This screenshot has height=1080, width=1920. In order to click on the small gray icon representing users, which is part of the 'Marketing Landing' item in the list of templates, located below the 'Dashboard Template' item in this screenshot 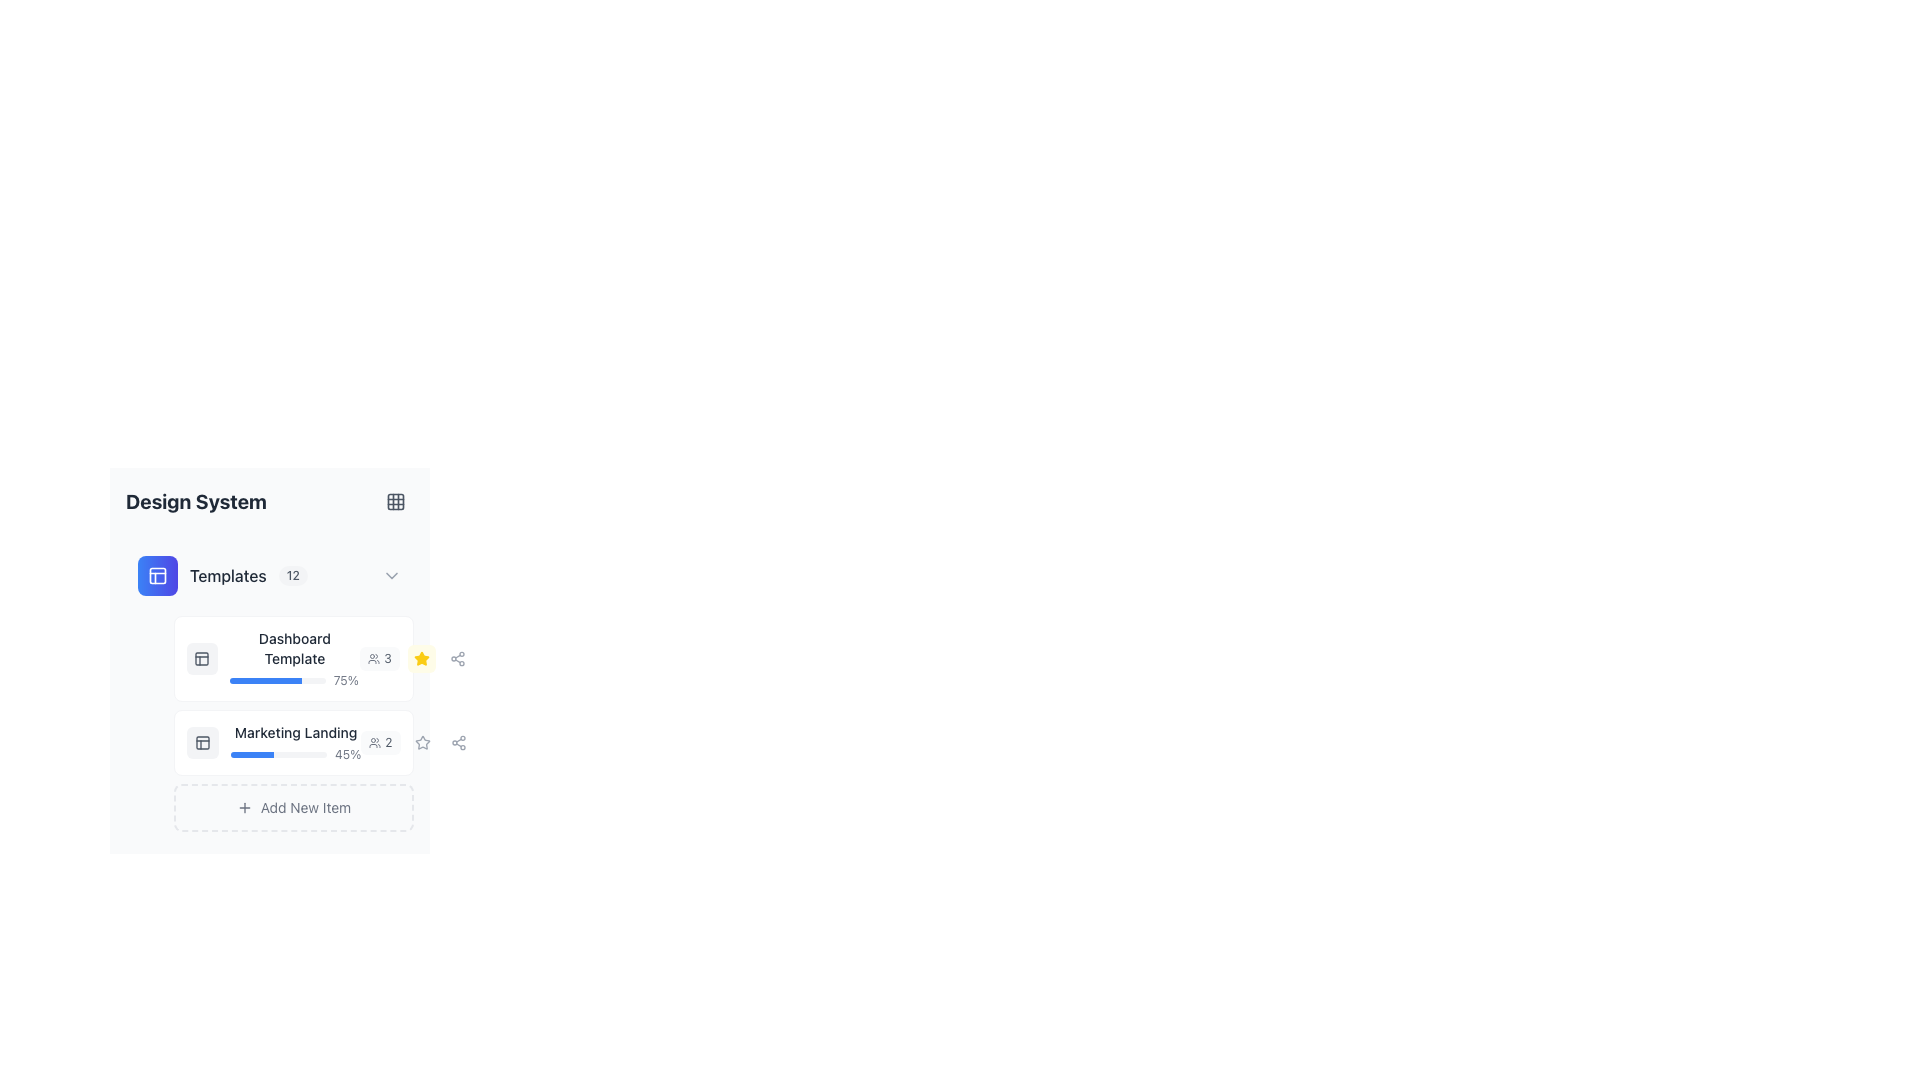, I will do `click(375, 743)`.